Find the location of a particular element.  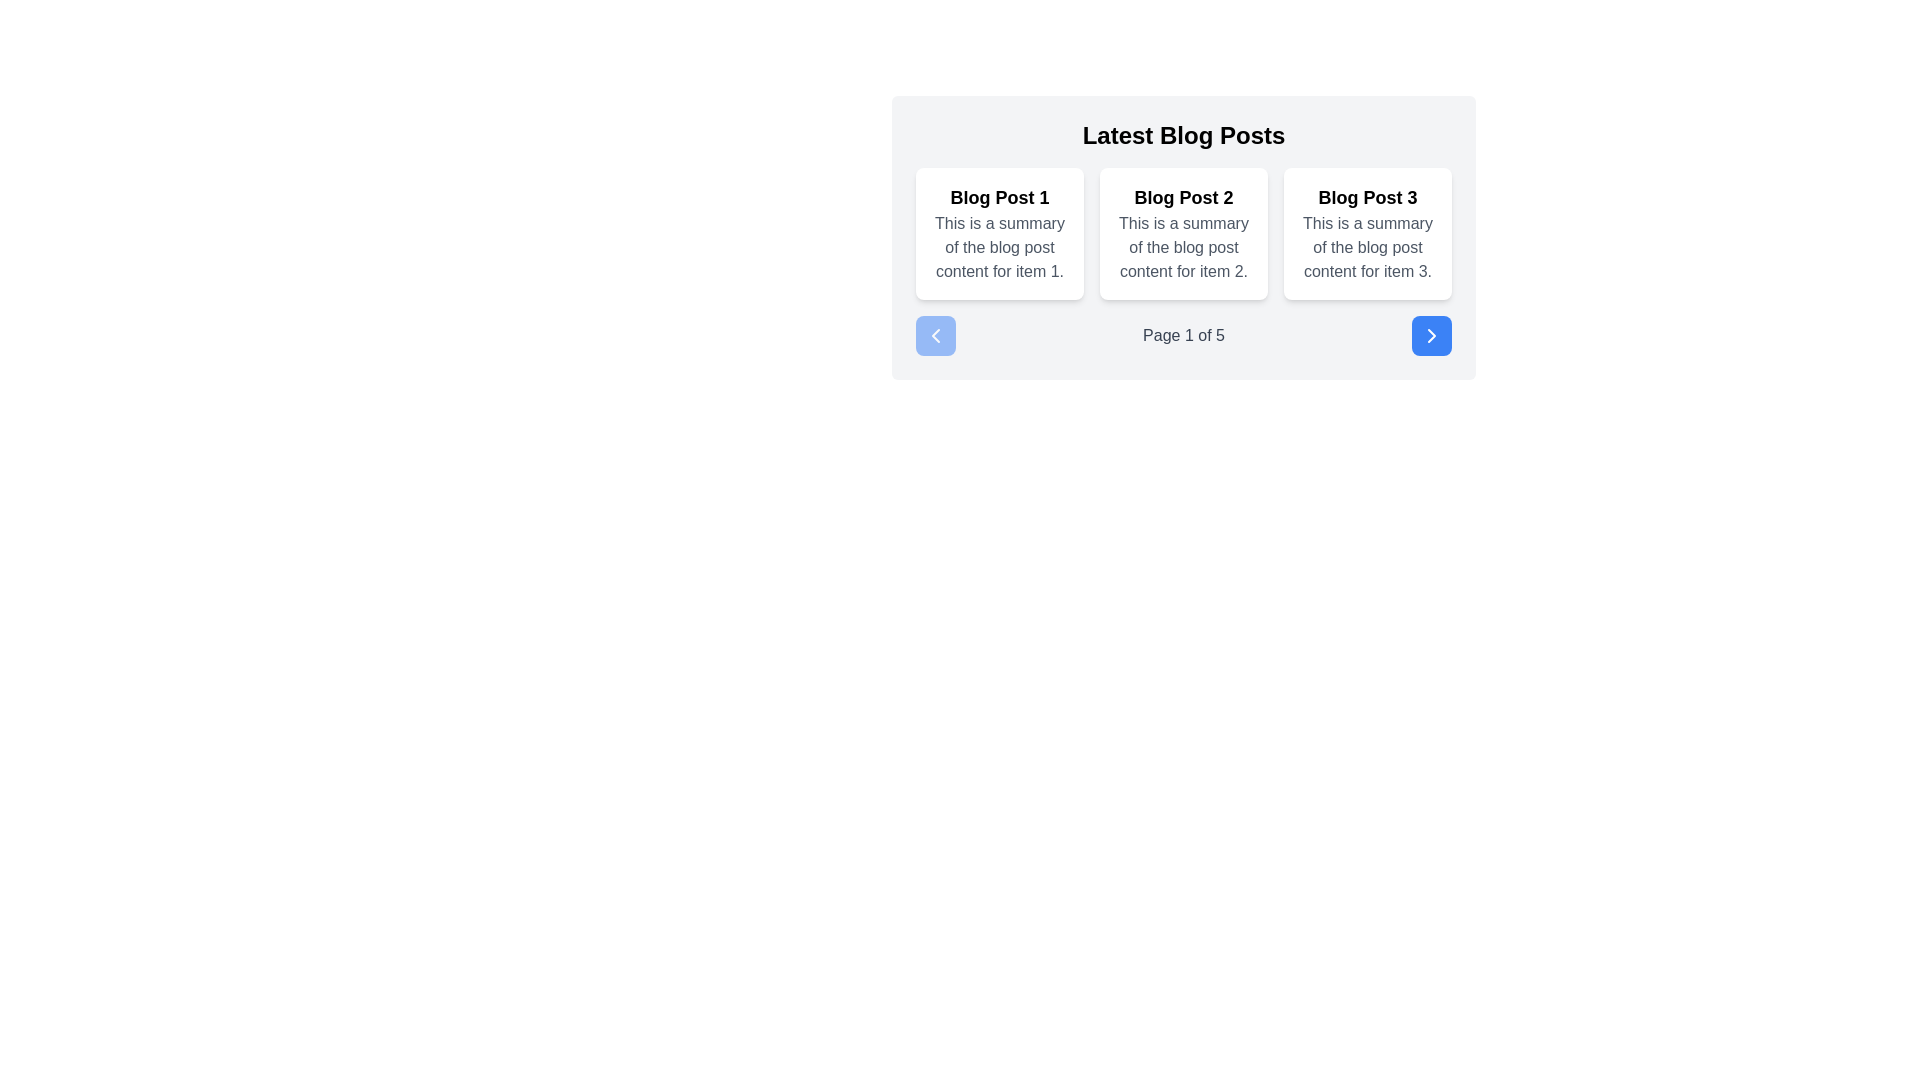

title 'Blog Post 2' which is styled in bold and slightly larger font, located at the top center of the second blog post card is located at coordinates (1184, 197).